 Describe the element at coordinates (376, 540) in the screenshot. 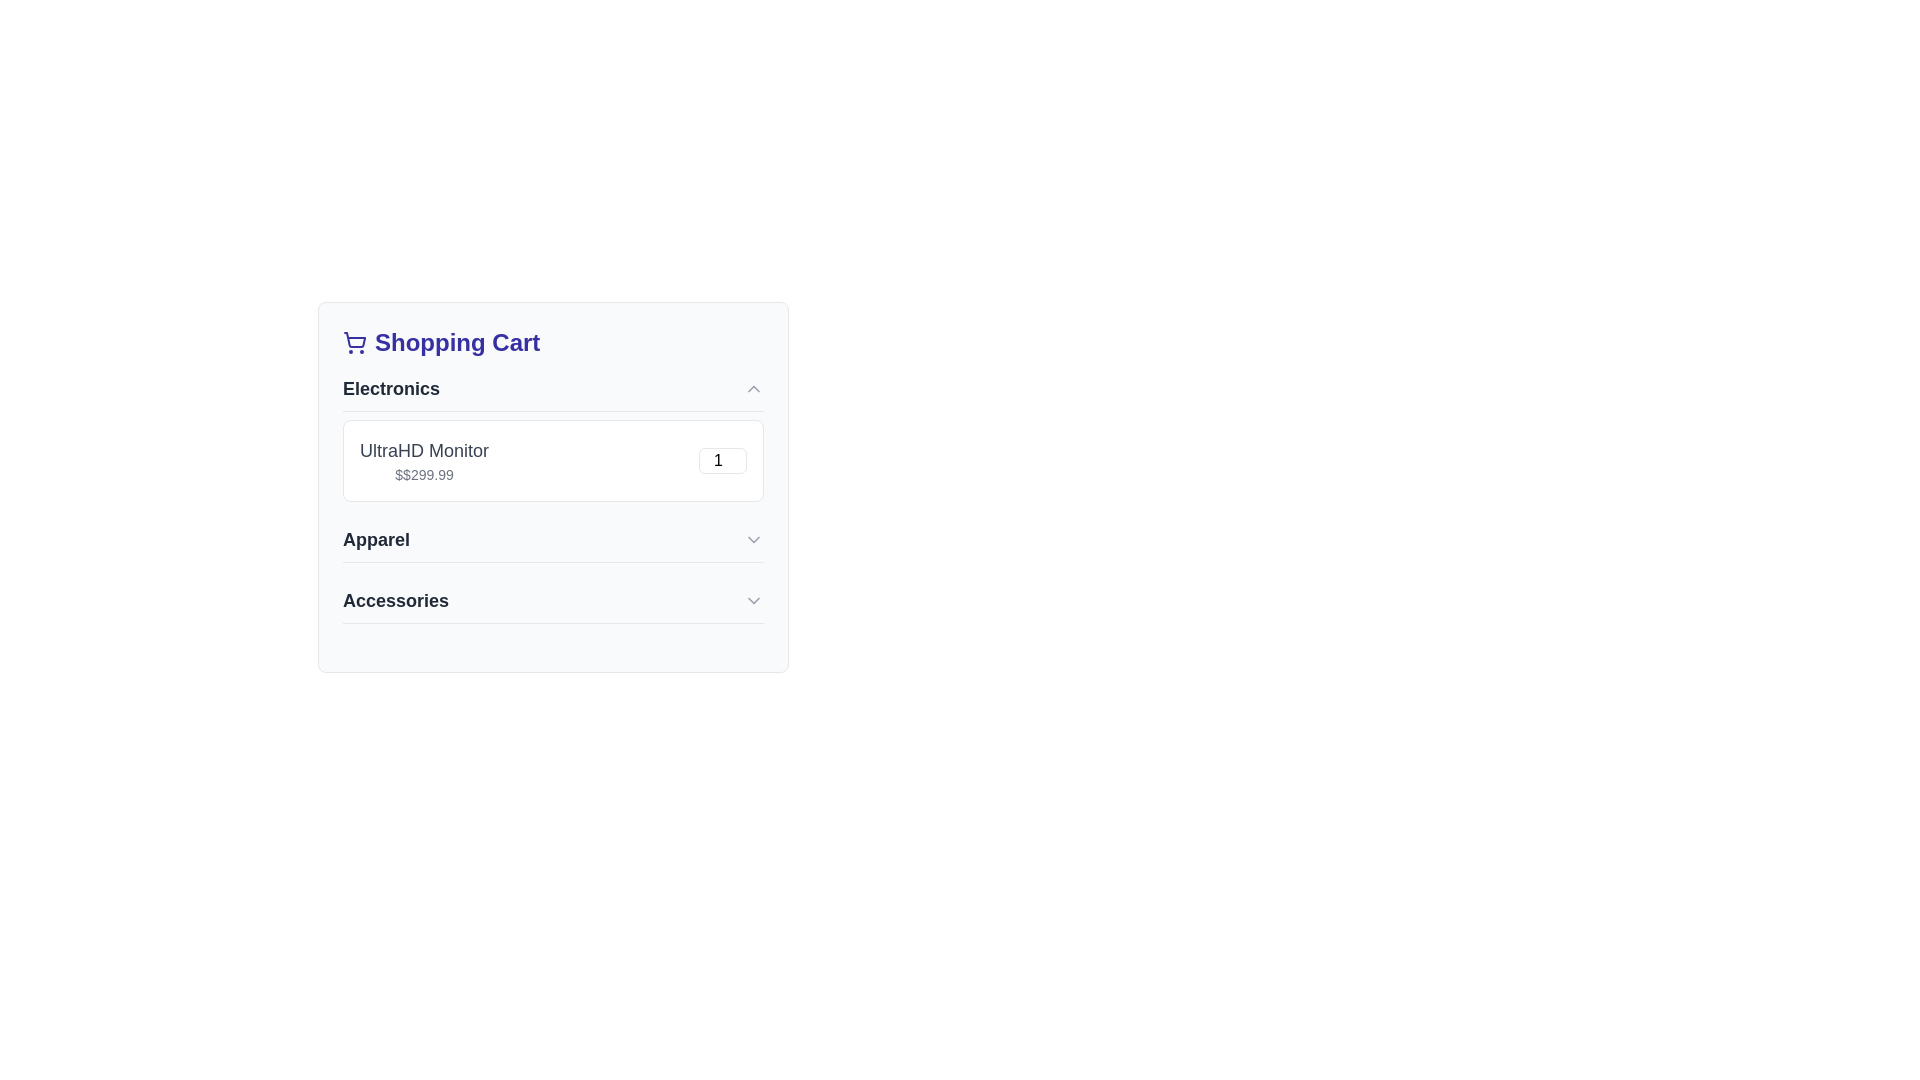

I see `text of the section header labeled 'Apparel' in the shopping cart interface, positioned between 'Electronics' and 'Accessories'` at that location.